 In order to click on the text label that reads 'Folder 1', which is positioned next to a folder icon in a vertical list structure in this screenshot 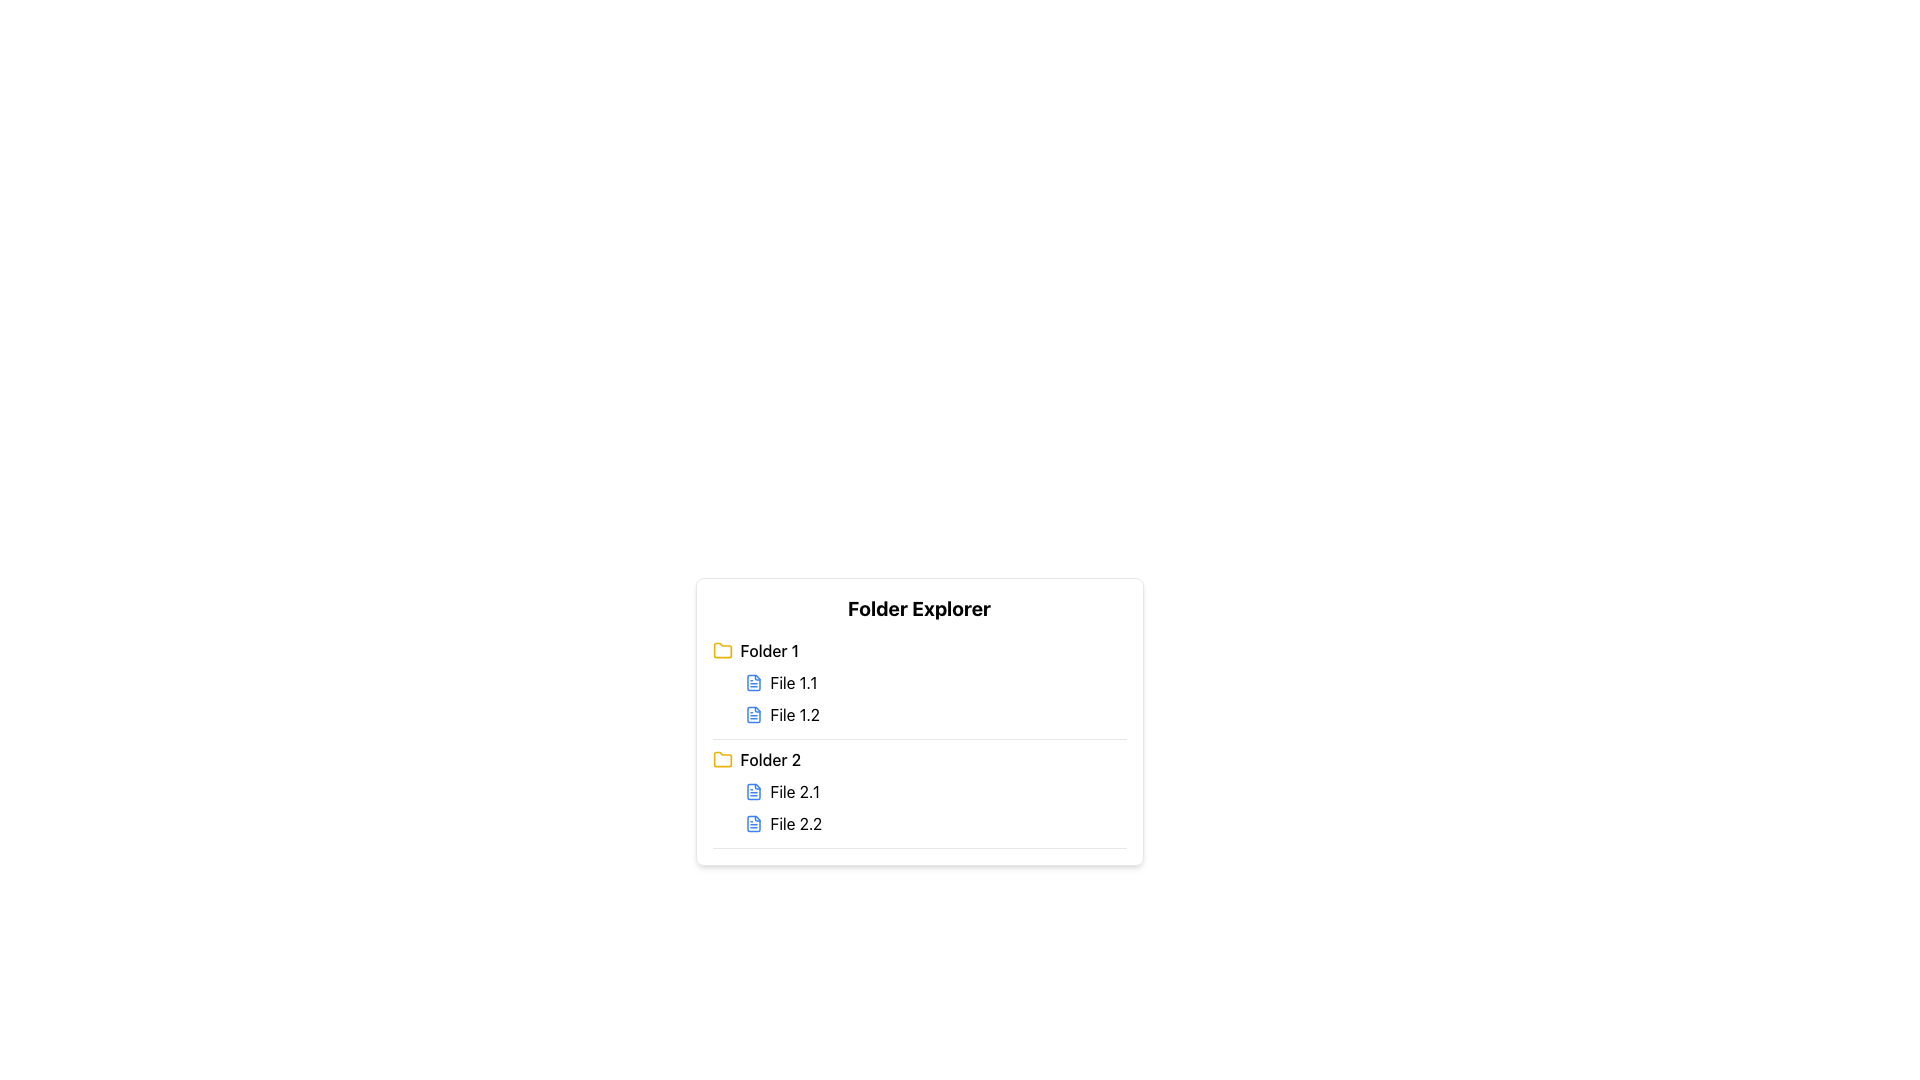, I will do `click(768, 651)`.